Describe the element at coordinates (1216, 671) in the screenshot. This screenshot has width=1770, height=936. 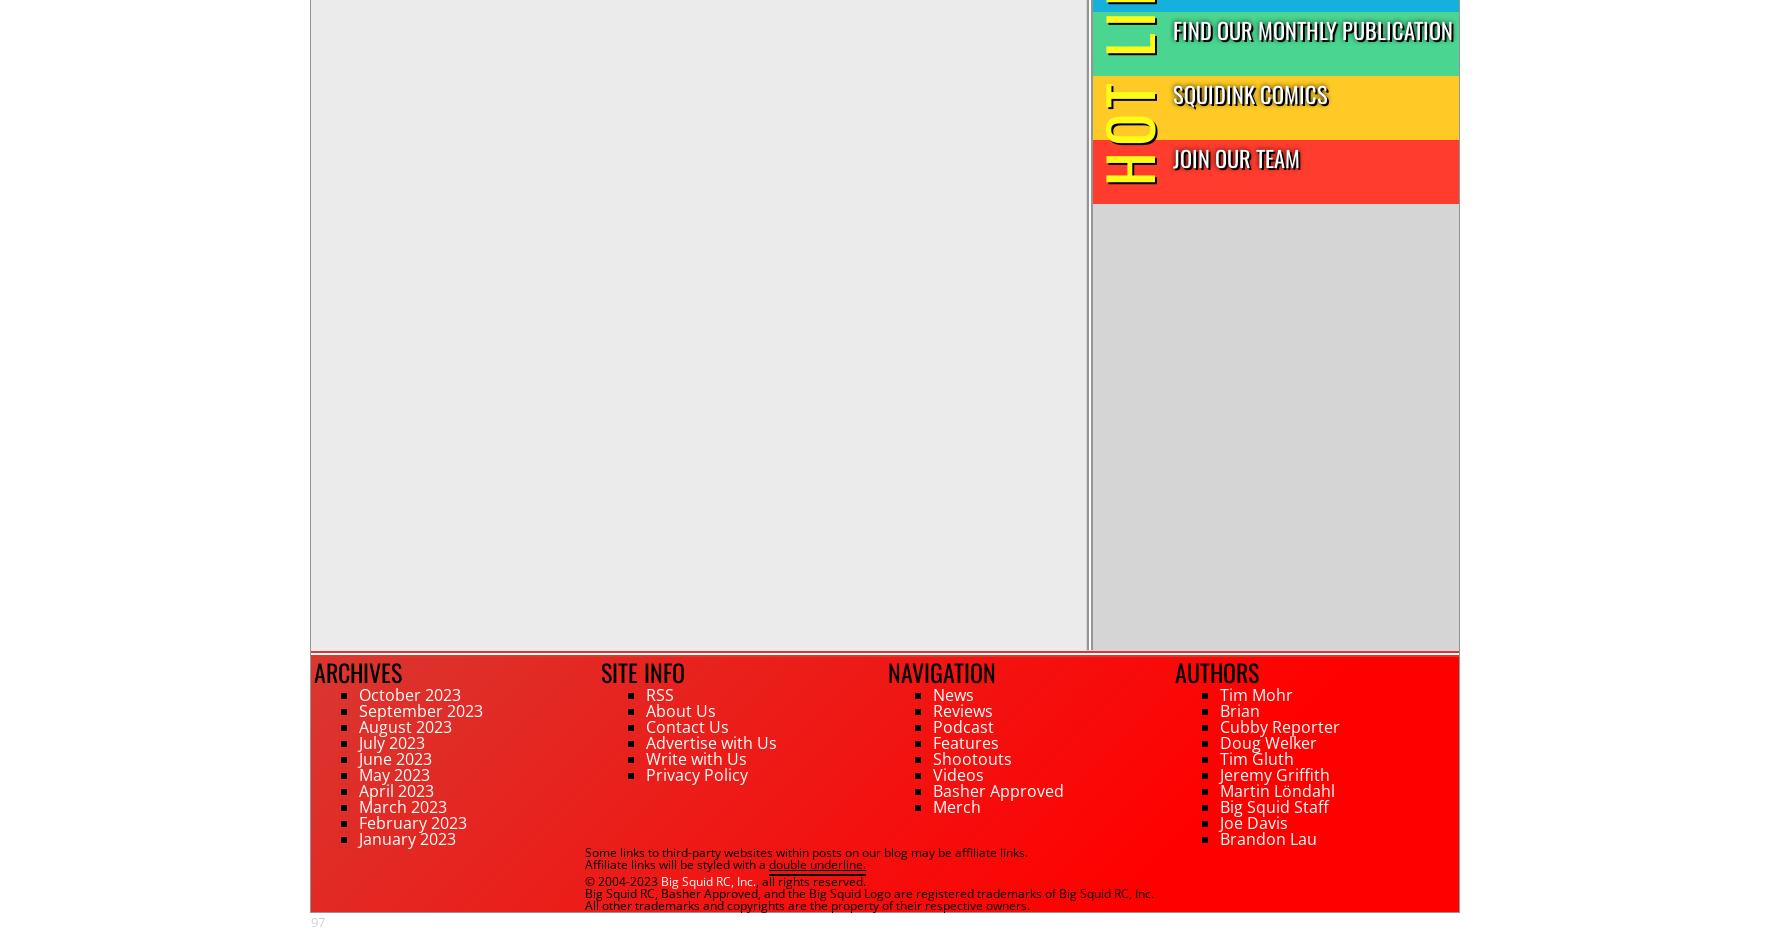
I see `'Authors'` at that location.